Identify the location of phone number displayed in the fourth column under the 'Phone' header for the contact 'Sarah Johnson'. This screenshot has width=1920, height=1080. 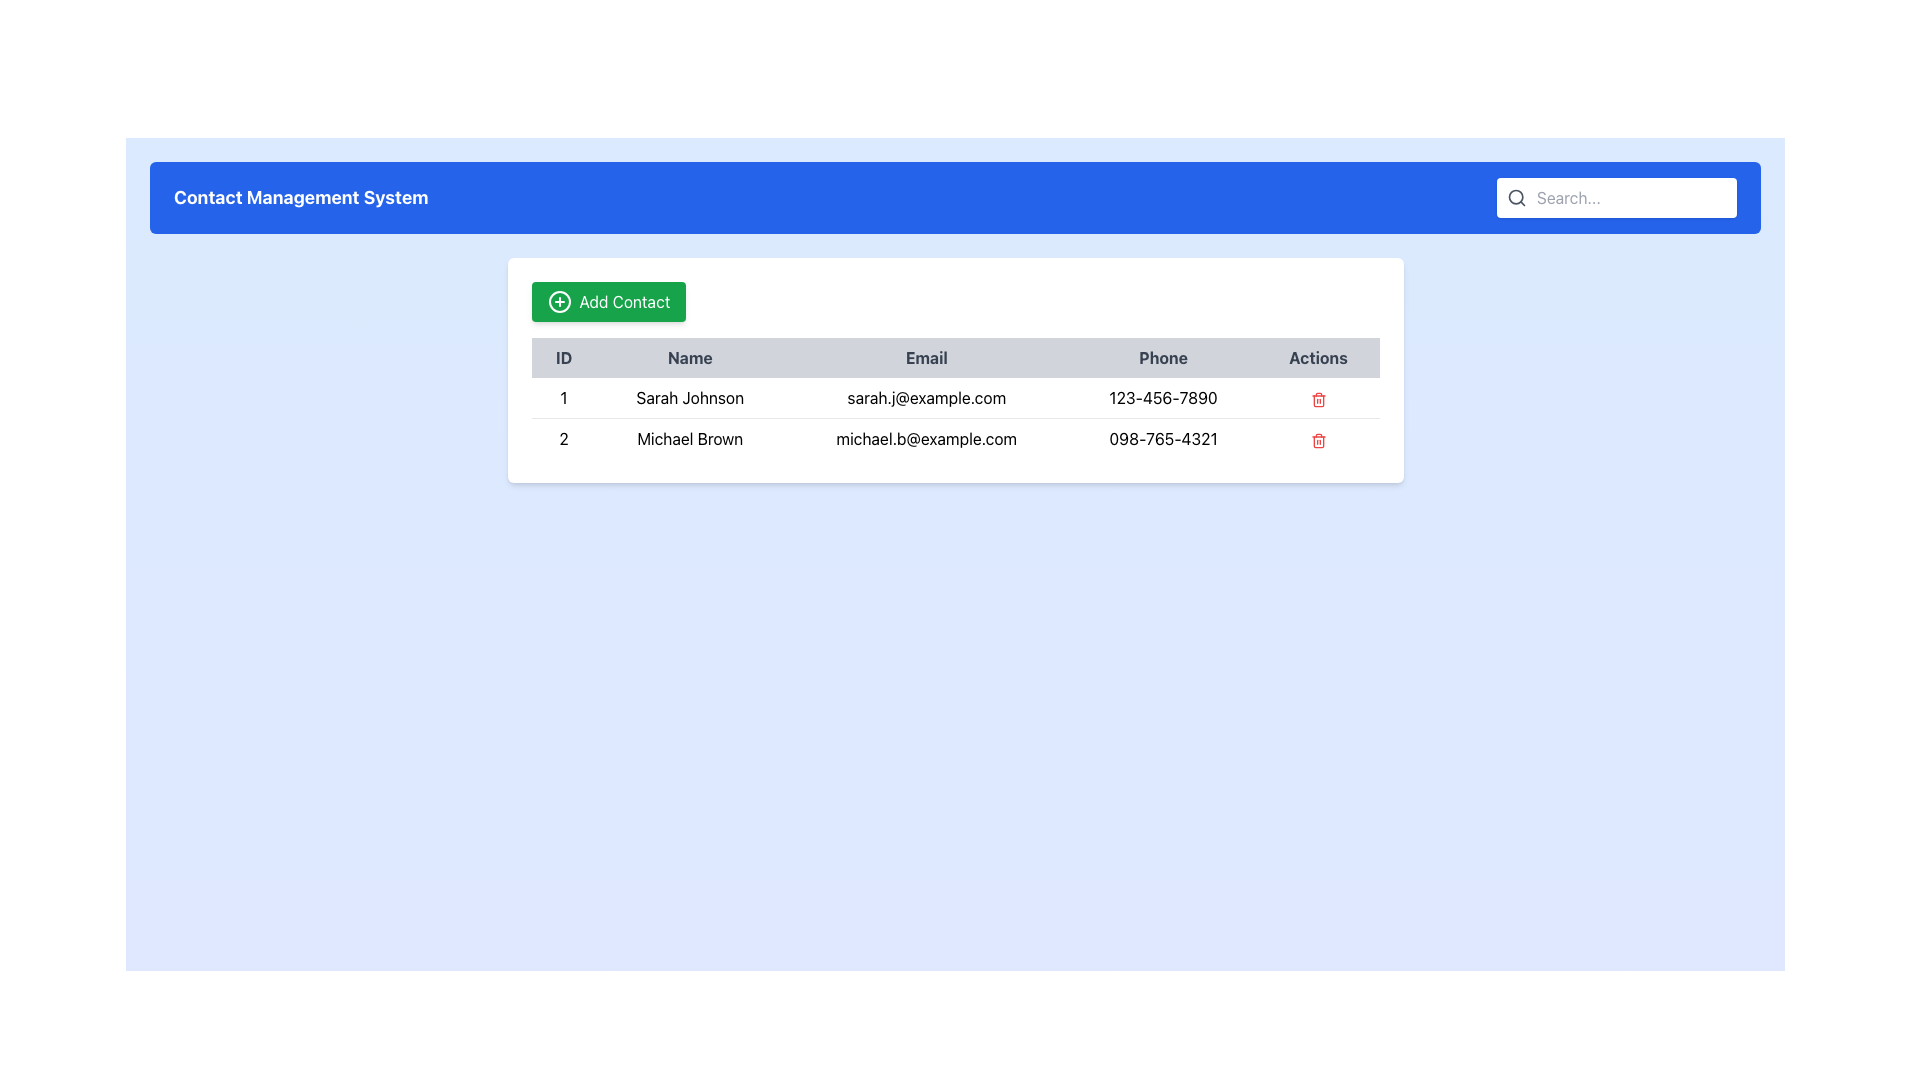
(1163, 398).